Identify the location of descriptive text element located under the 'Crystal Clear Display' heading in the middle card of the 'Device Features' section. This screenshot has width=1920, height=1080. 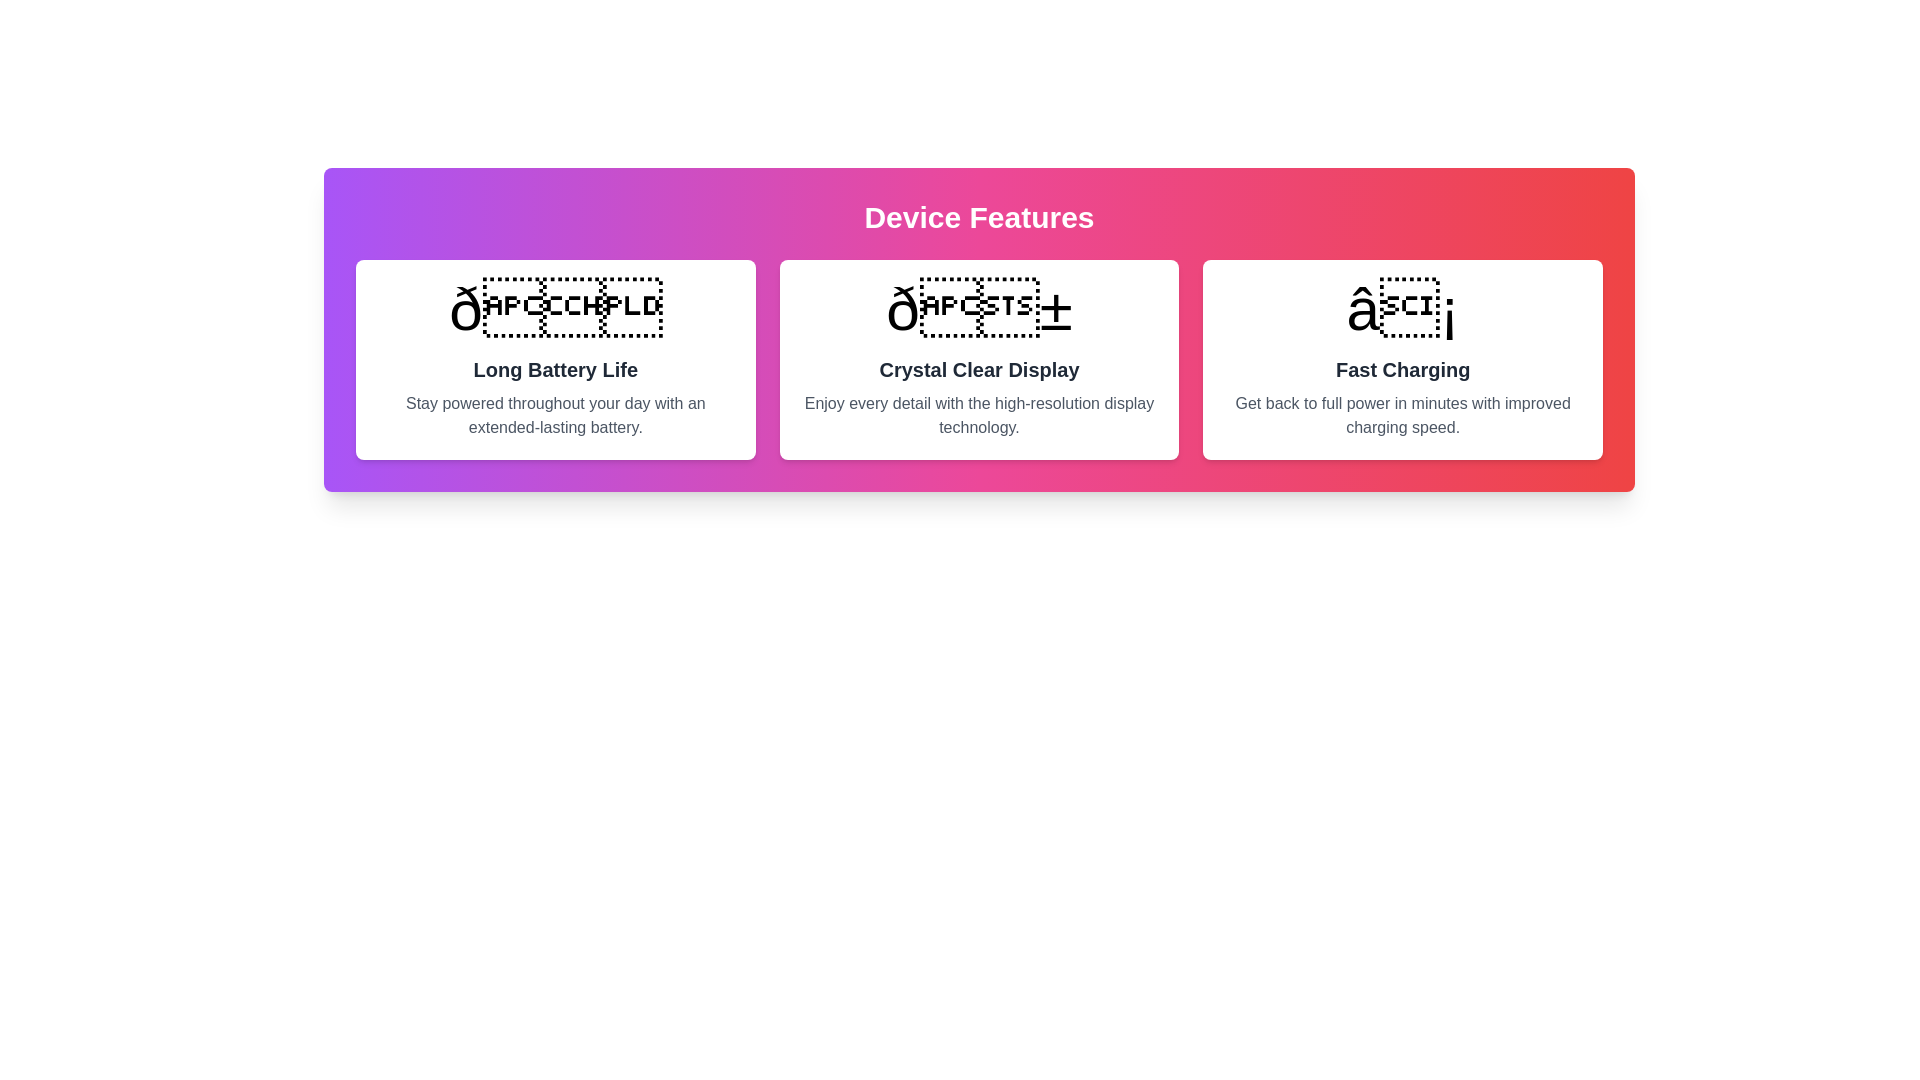
(979, 415).